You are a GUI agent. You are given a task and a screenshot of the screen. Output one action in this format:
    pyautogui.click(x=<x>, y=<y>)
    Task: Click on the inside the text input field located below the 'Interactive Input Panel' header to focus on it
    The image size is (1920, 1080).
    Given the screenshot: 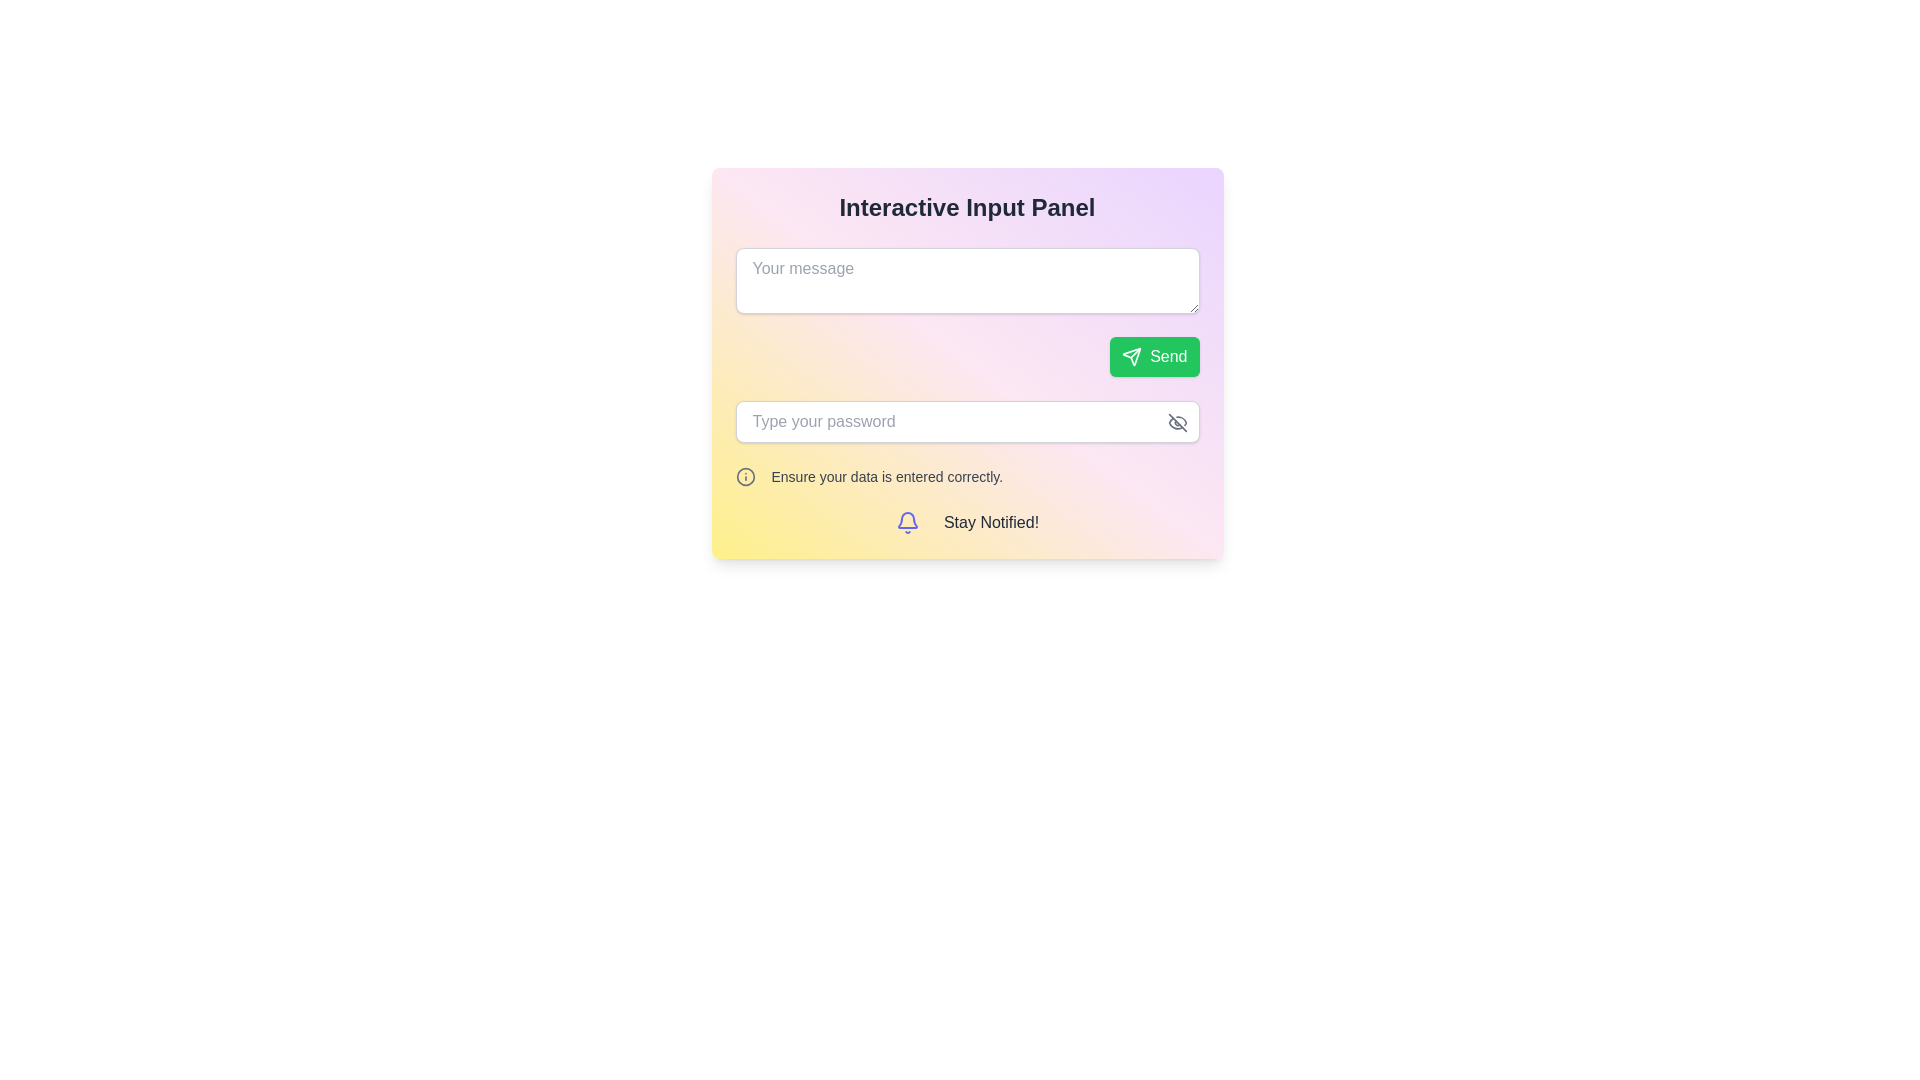 What is the action you would take?
    pyautogui.click(x=967, y=312)
    